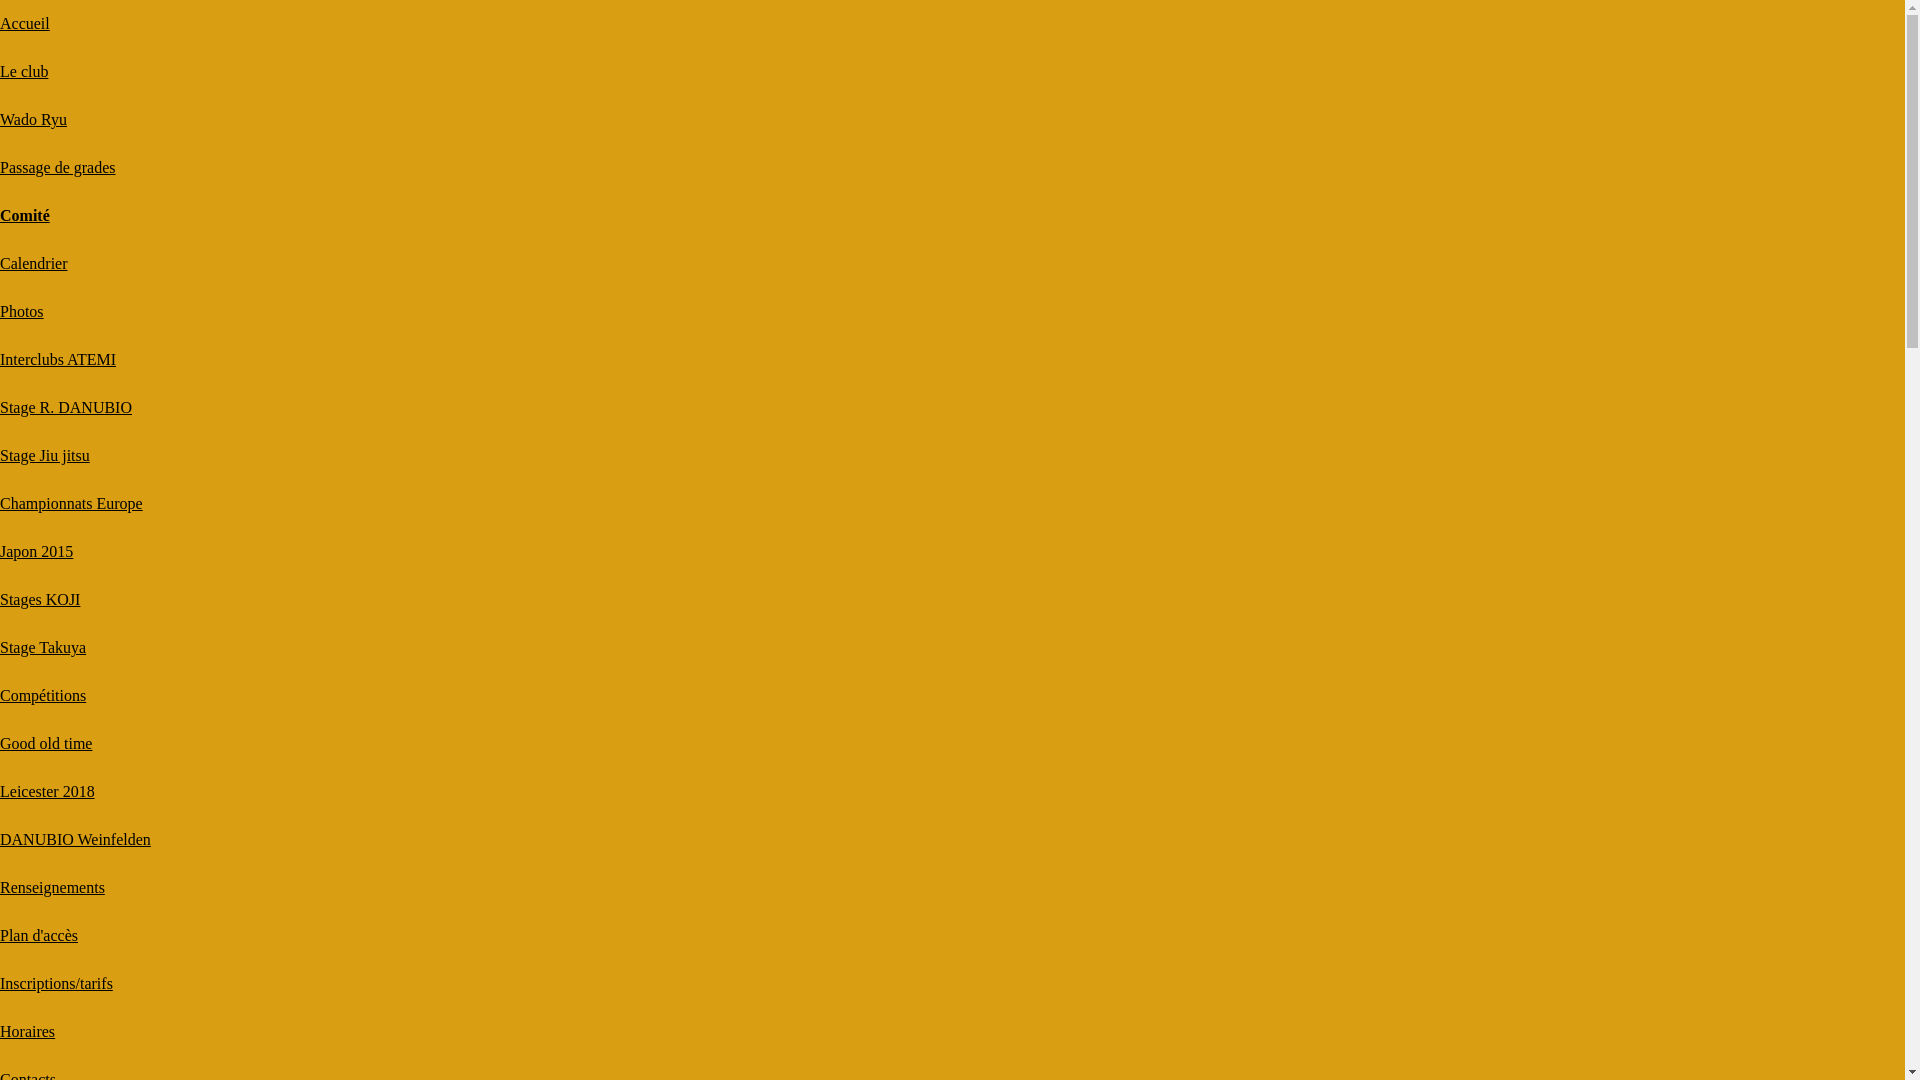 The height and width of the screenshot is (1080, 1920). What do you see at coordinates (47, 790) in the screenshot?
I see `'Leicester 2018'` at bounding box center [47, 790].